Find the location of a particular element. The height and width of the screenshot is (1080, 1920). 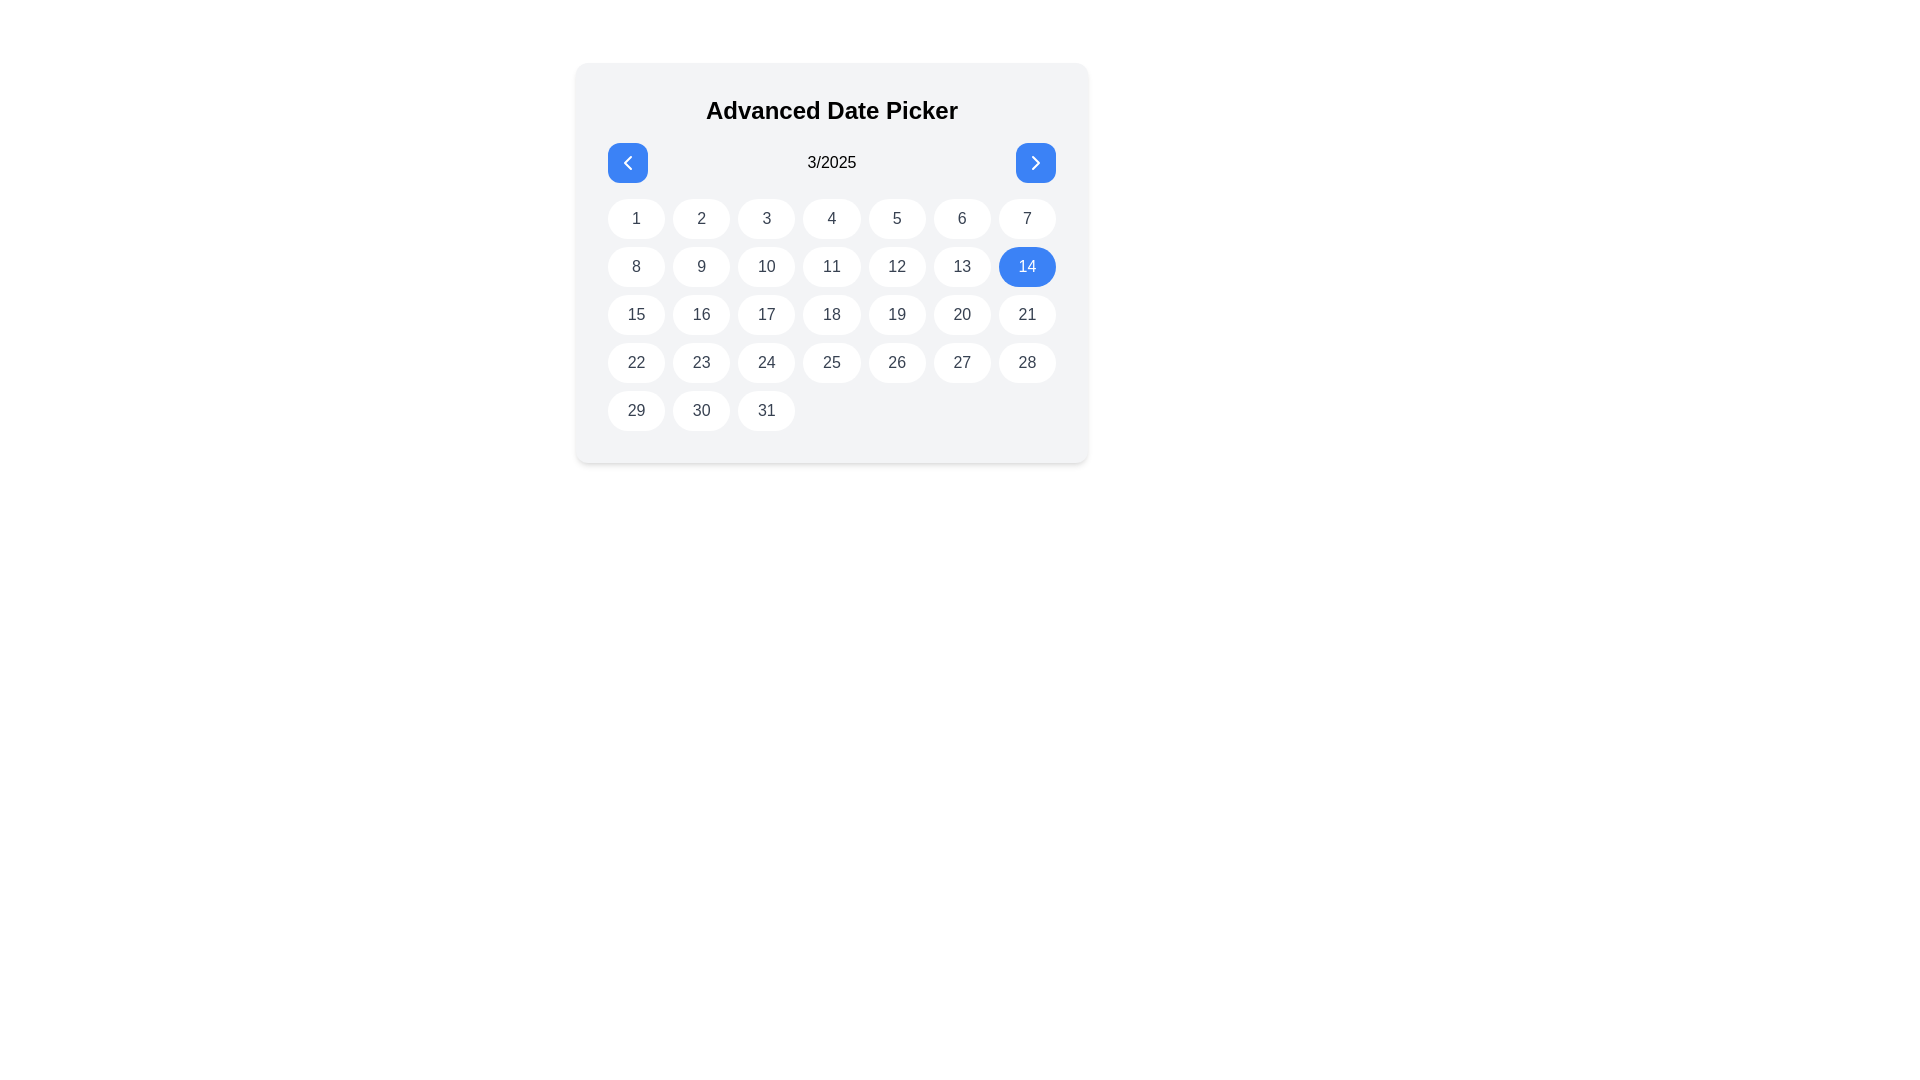

the button representing the 10th day in the calendar is located at coordinates (765, 265).